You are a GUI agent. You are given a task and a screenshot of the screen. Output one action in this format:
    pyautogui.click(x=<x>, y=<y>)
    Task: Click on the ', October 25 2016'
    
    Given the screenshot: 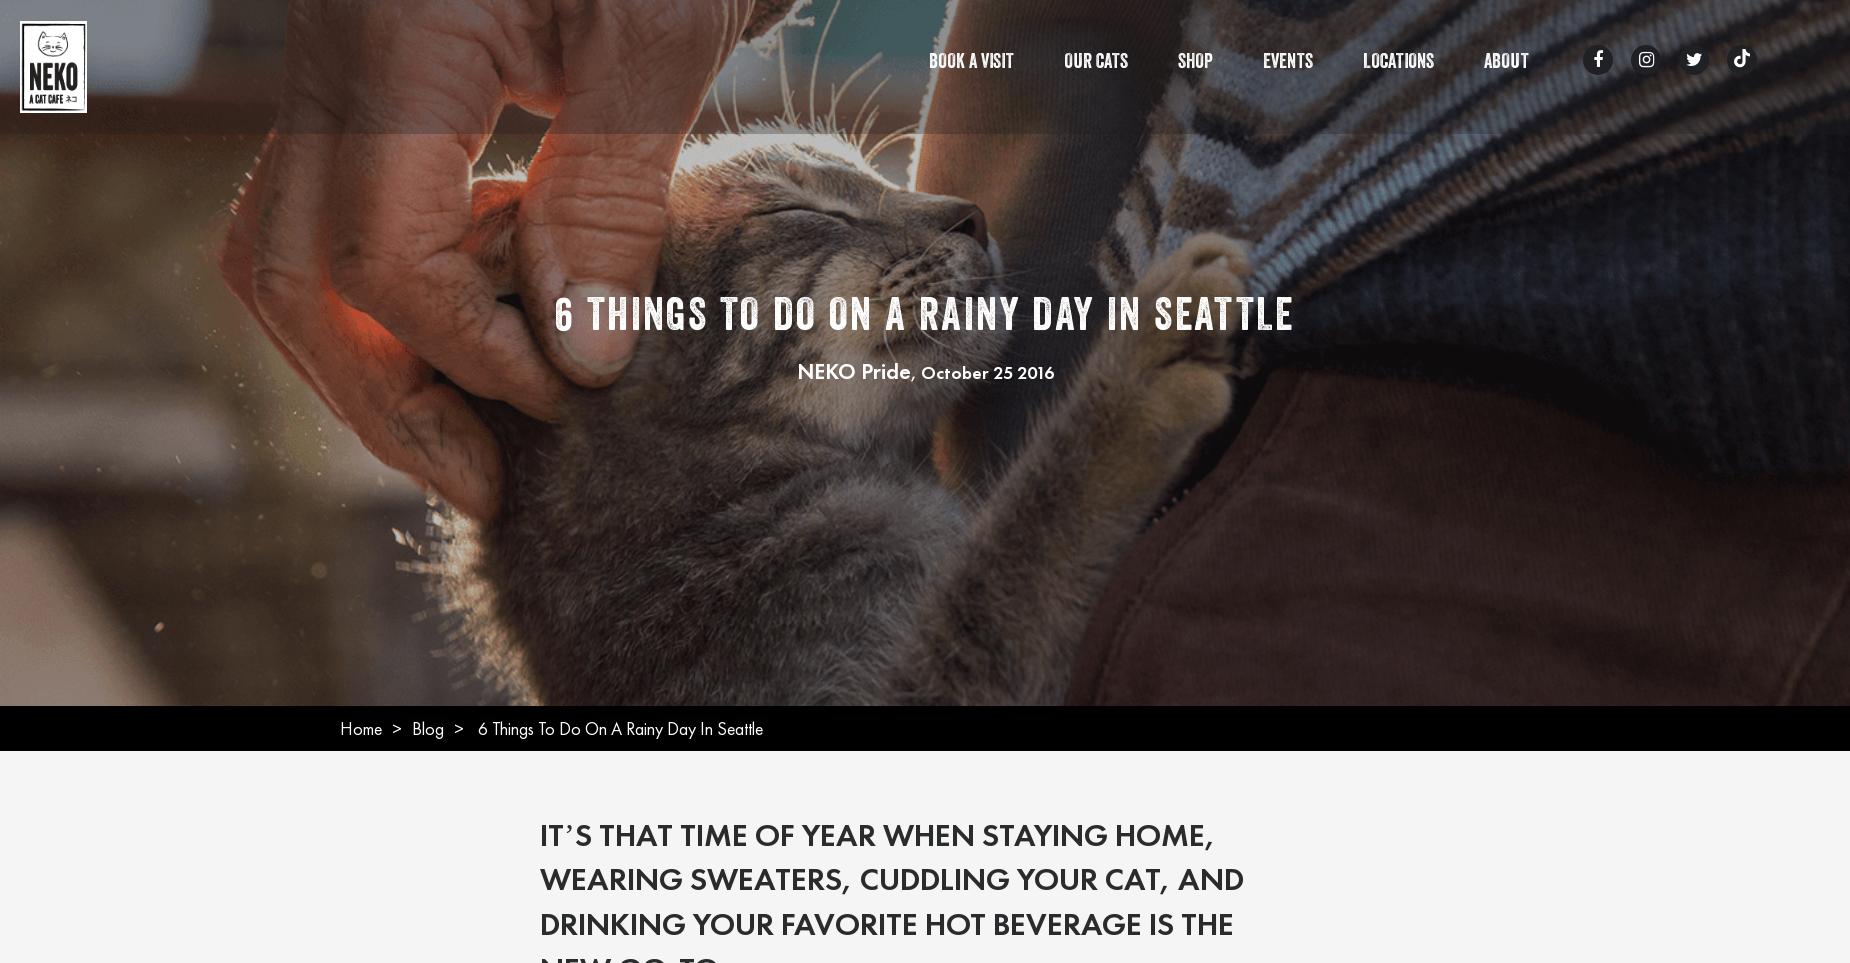 What is the action you would take?
    pyautogui.click(x=910, y=370)
    